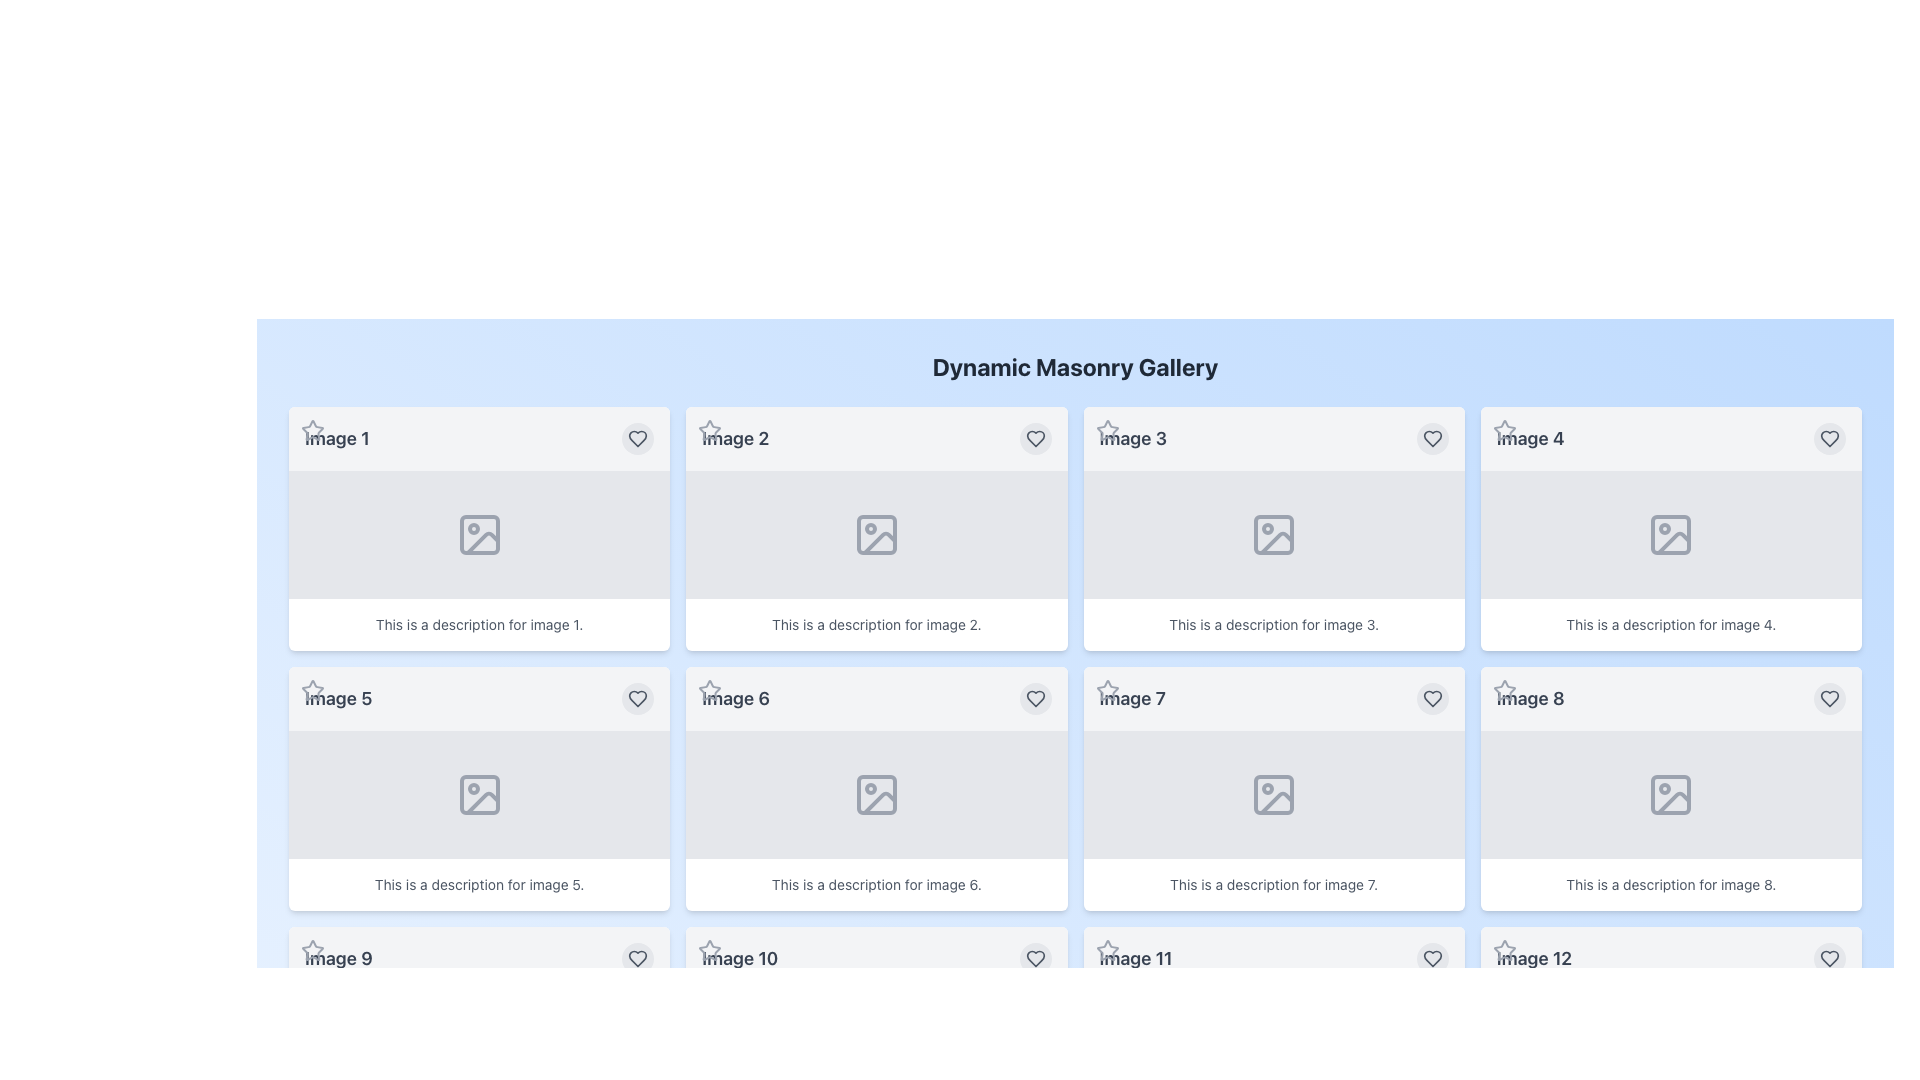  I want to click on the decorative vector graphic which is part of the sixth box in the gallery grid, specifically on the bottom half of the mountain shape, so click(879, 802).